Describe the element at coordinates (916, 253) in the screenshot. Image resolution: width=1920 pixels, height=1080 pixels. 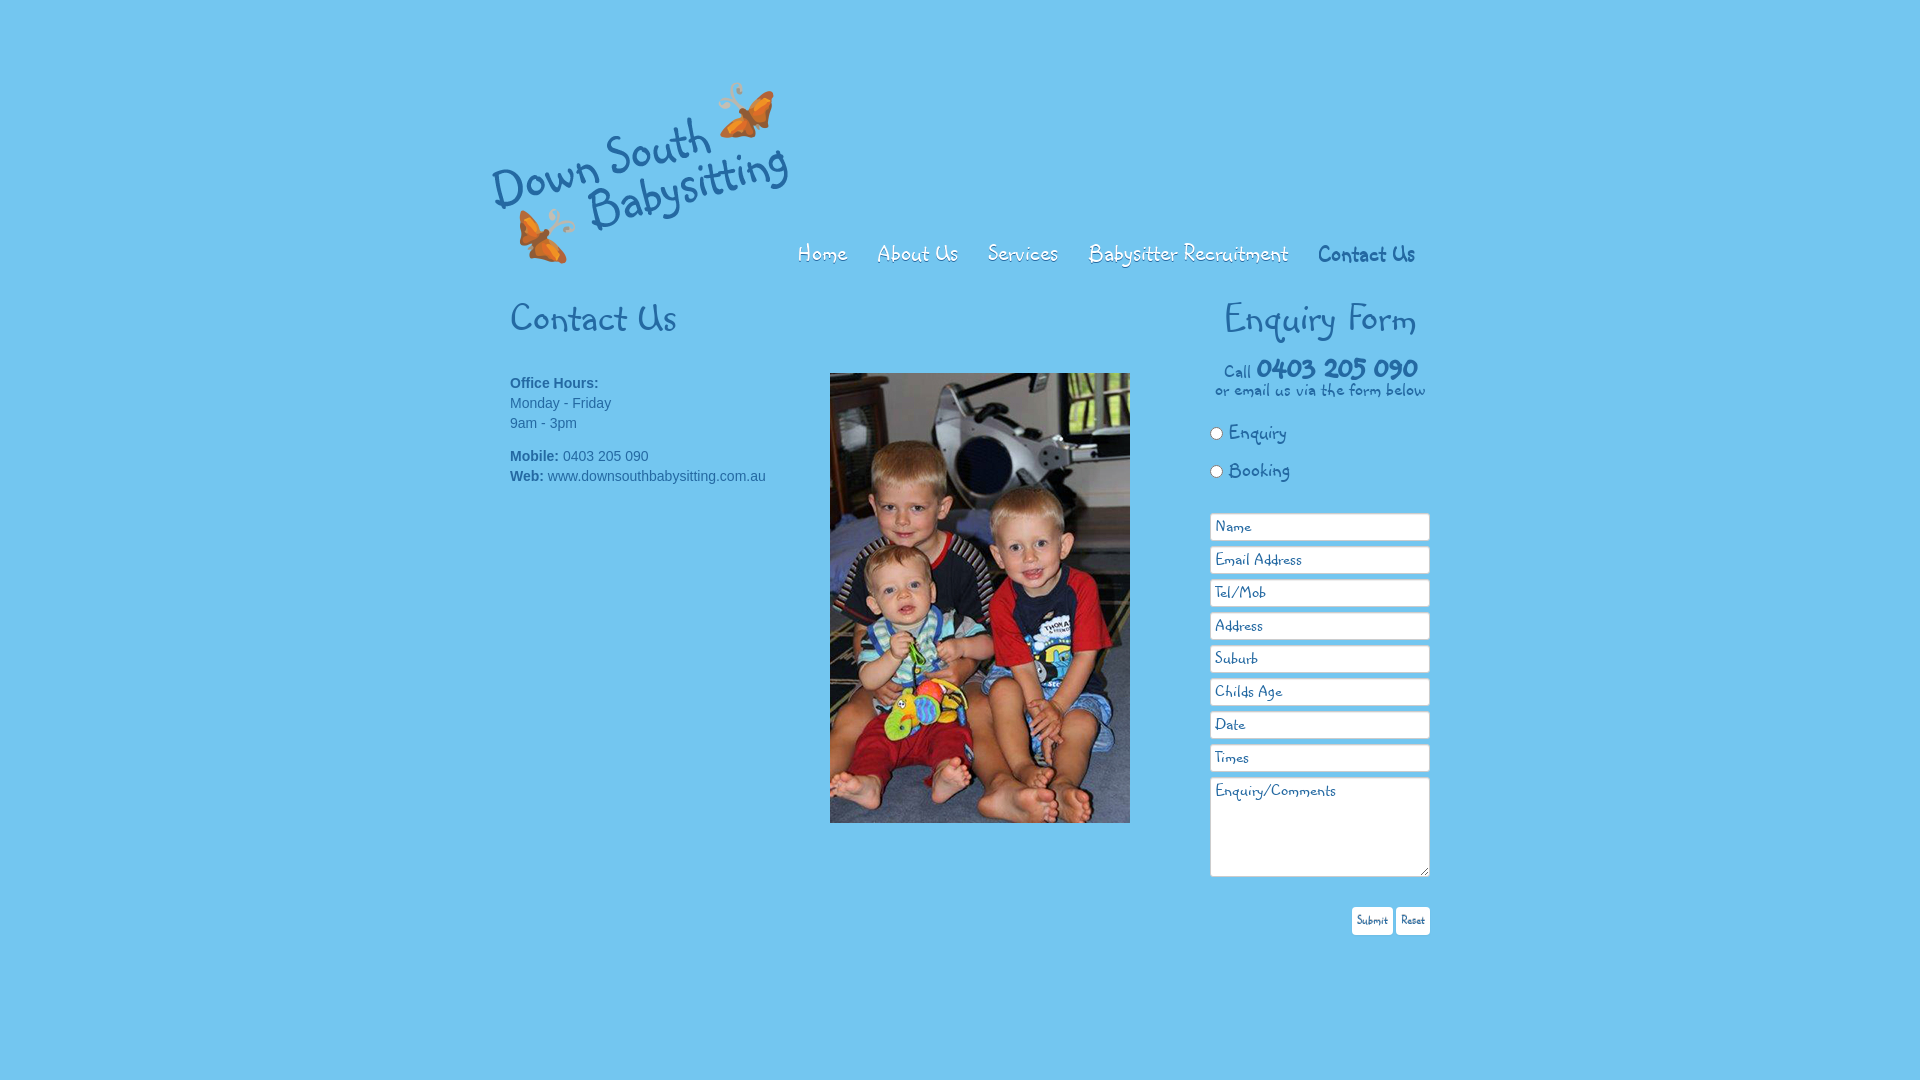
I see `'About Us'` at that location.